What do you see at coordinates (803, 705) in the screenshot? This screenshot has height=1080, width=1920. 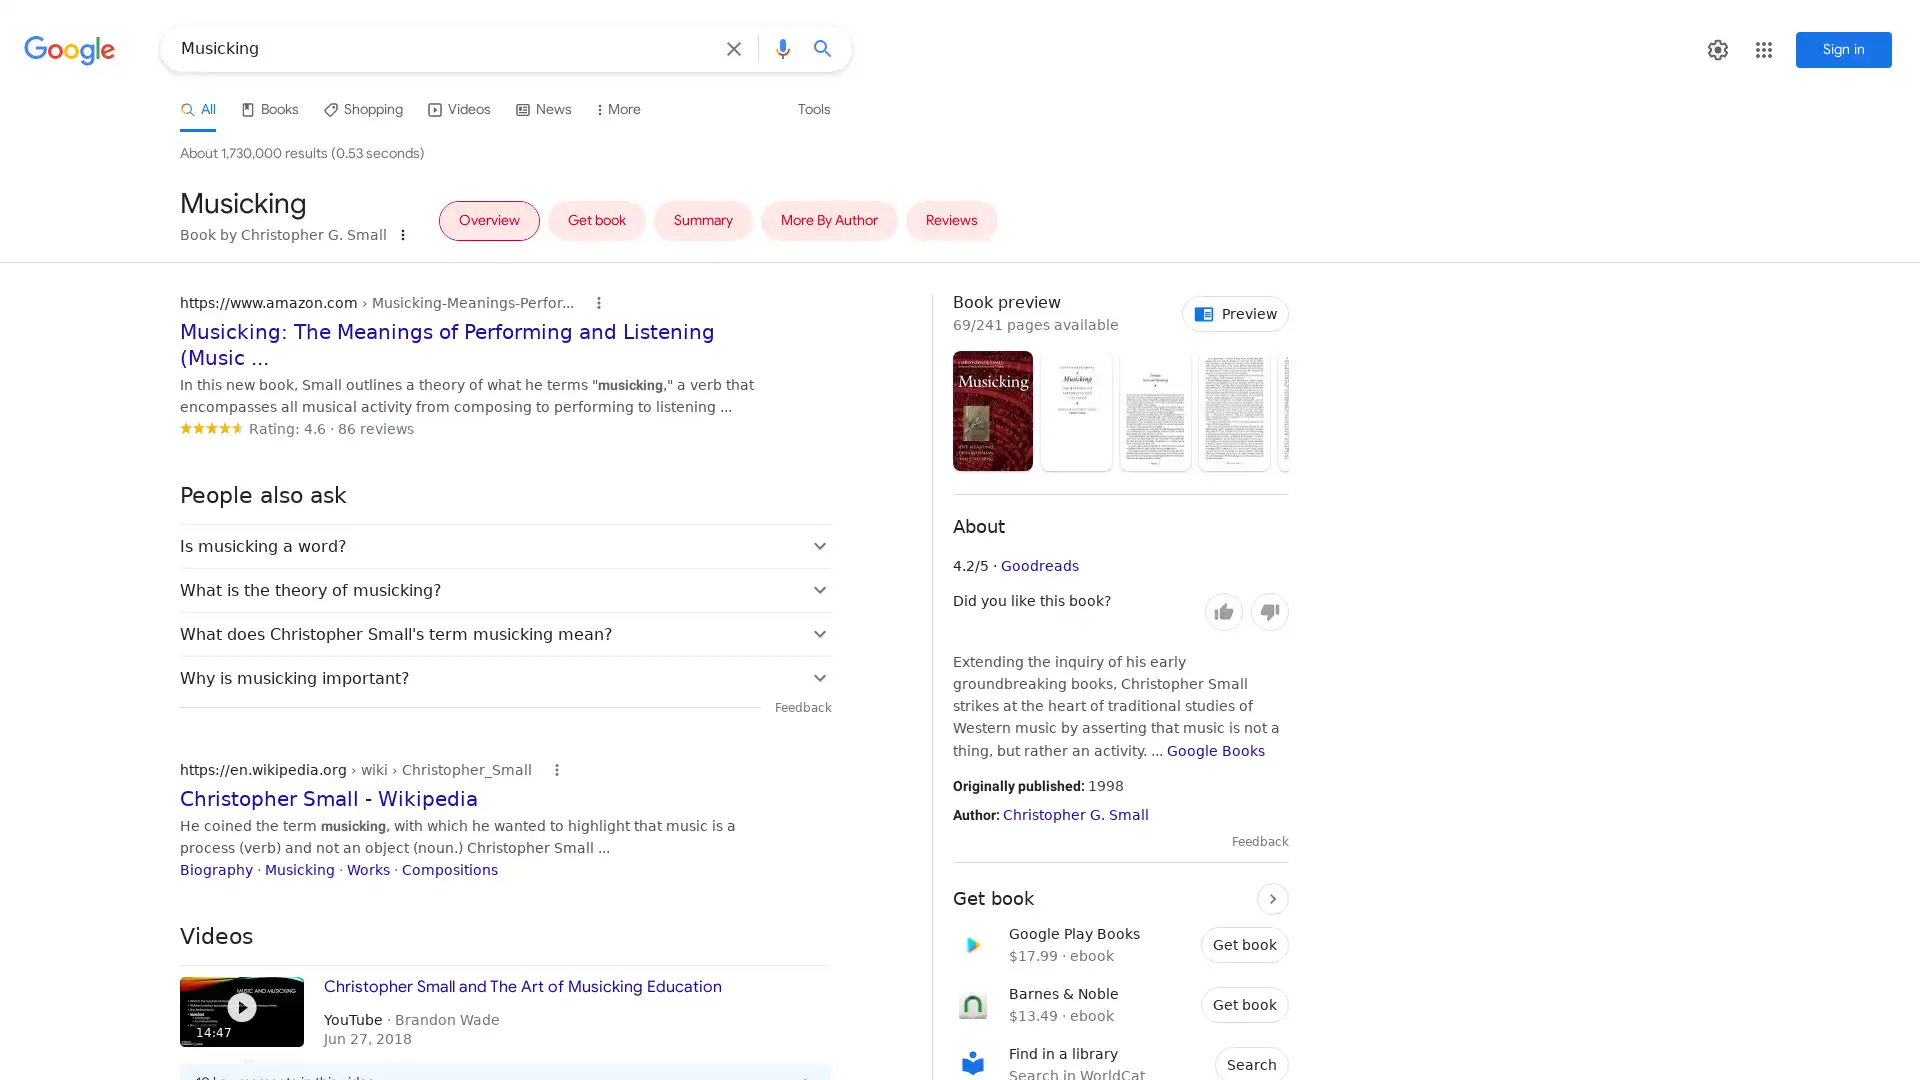 I see `Feedback` at bounding box center [803, 705].